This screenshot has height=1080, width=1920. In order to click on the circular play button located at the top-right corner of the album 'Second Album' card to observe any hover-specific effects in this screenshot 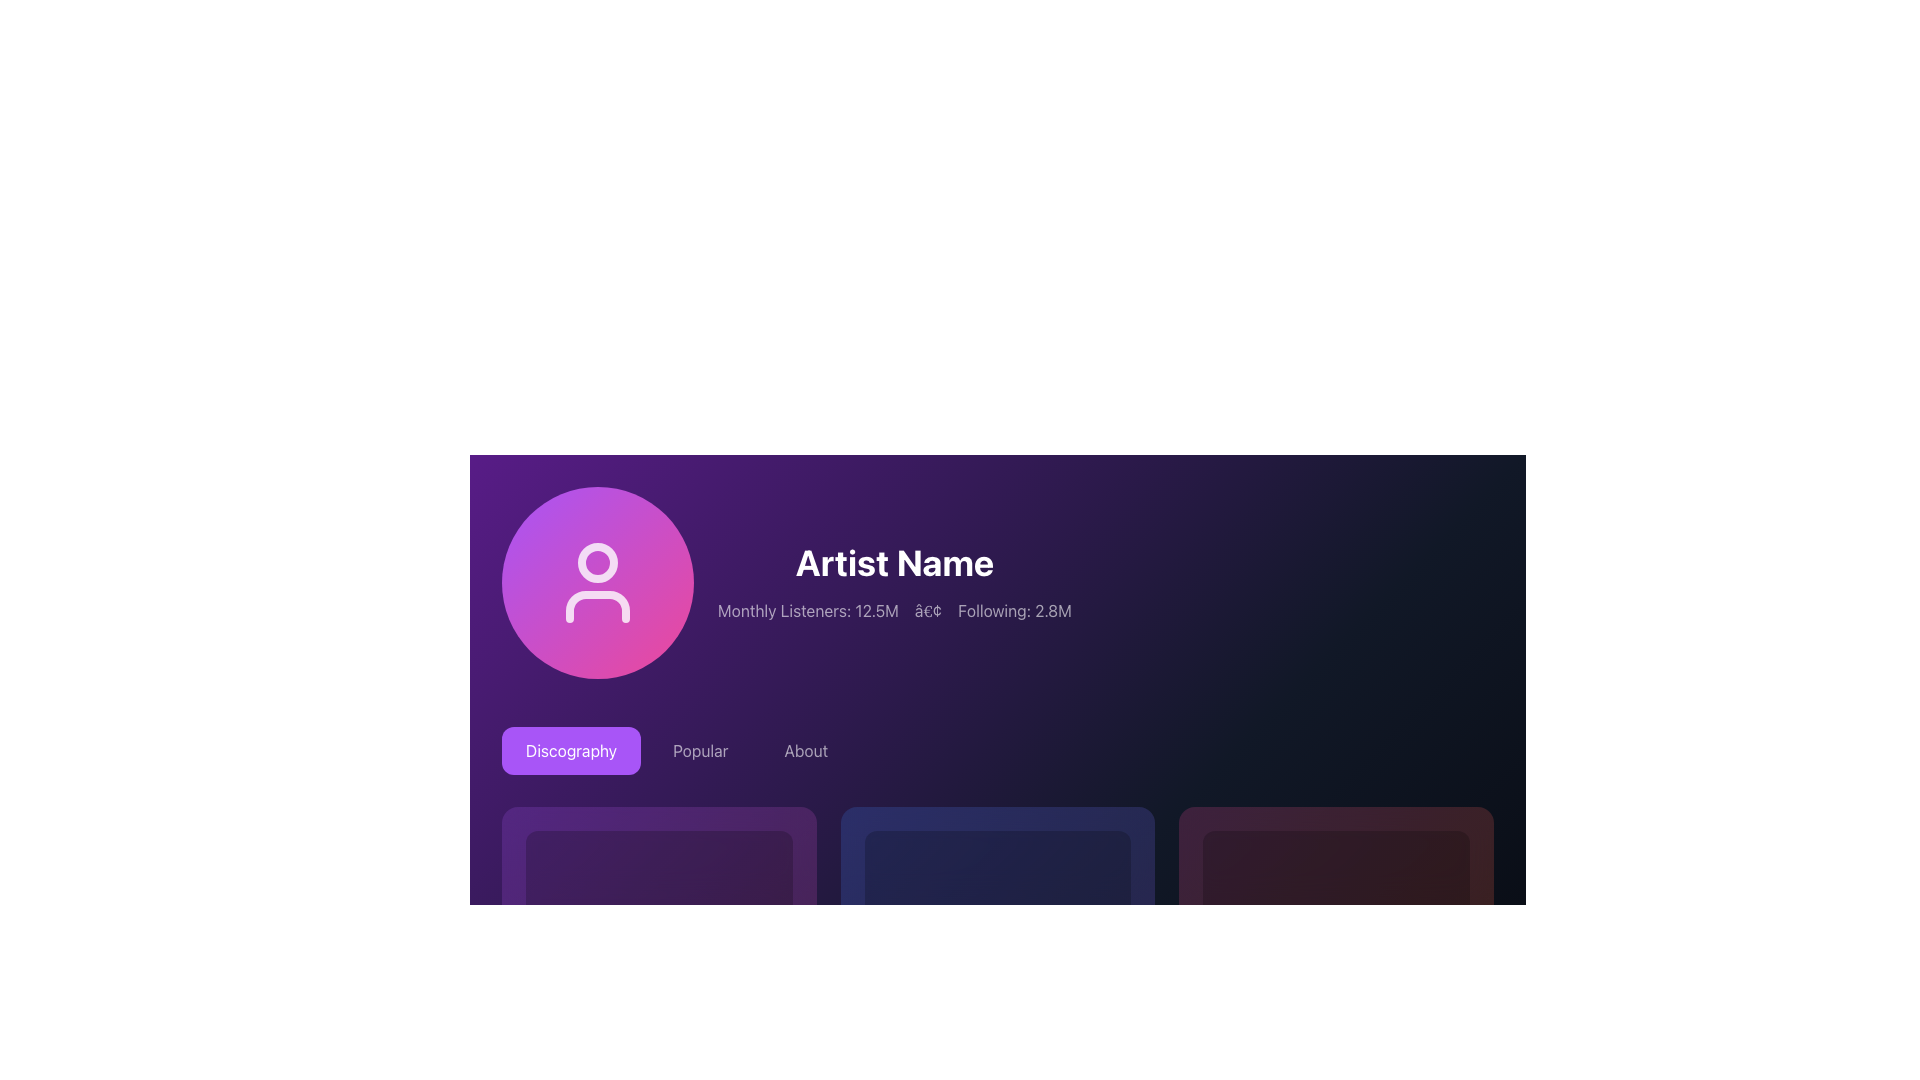, I will do `click(1114, 847)`.